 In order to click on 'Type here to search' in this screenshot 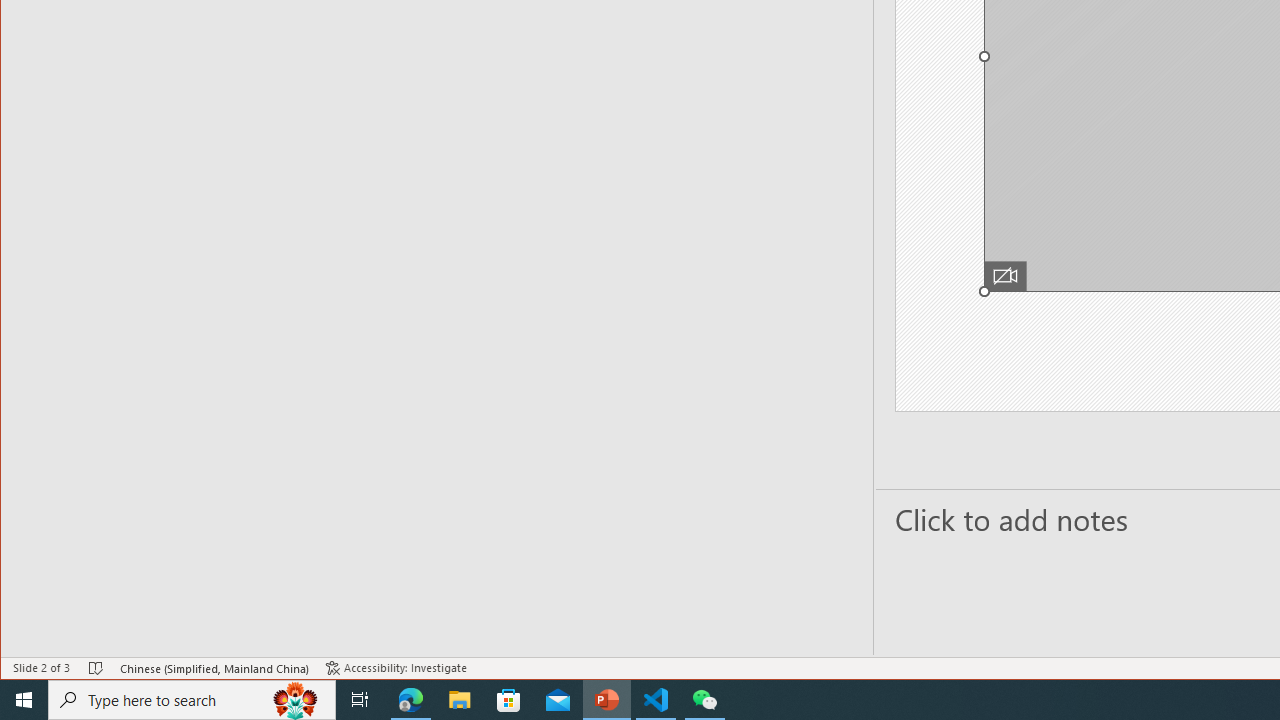, I will do `click(192, 698)`.